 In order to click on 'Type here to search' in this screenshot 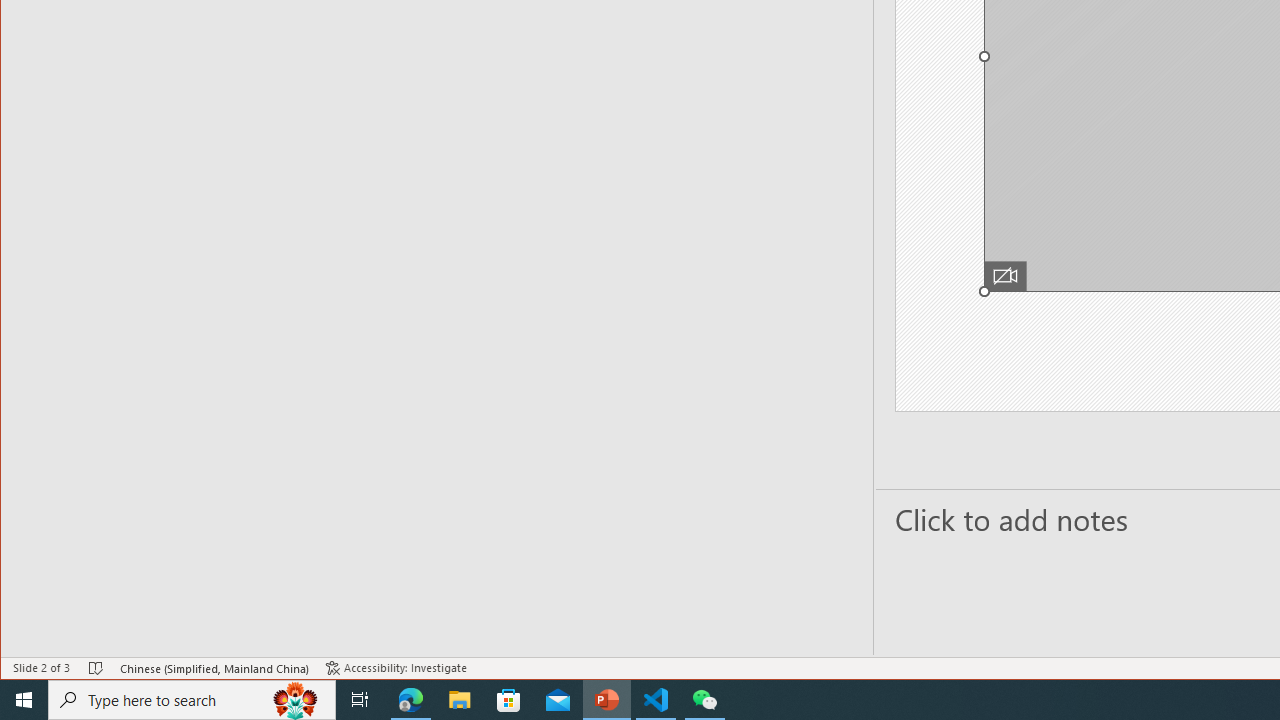, I will do `click(192, 698)`.